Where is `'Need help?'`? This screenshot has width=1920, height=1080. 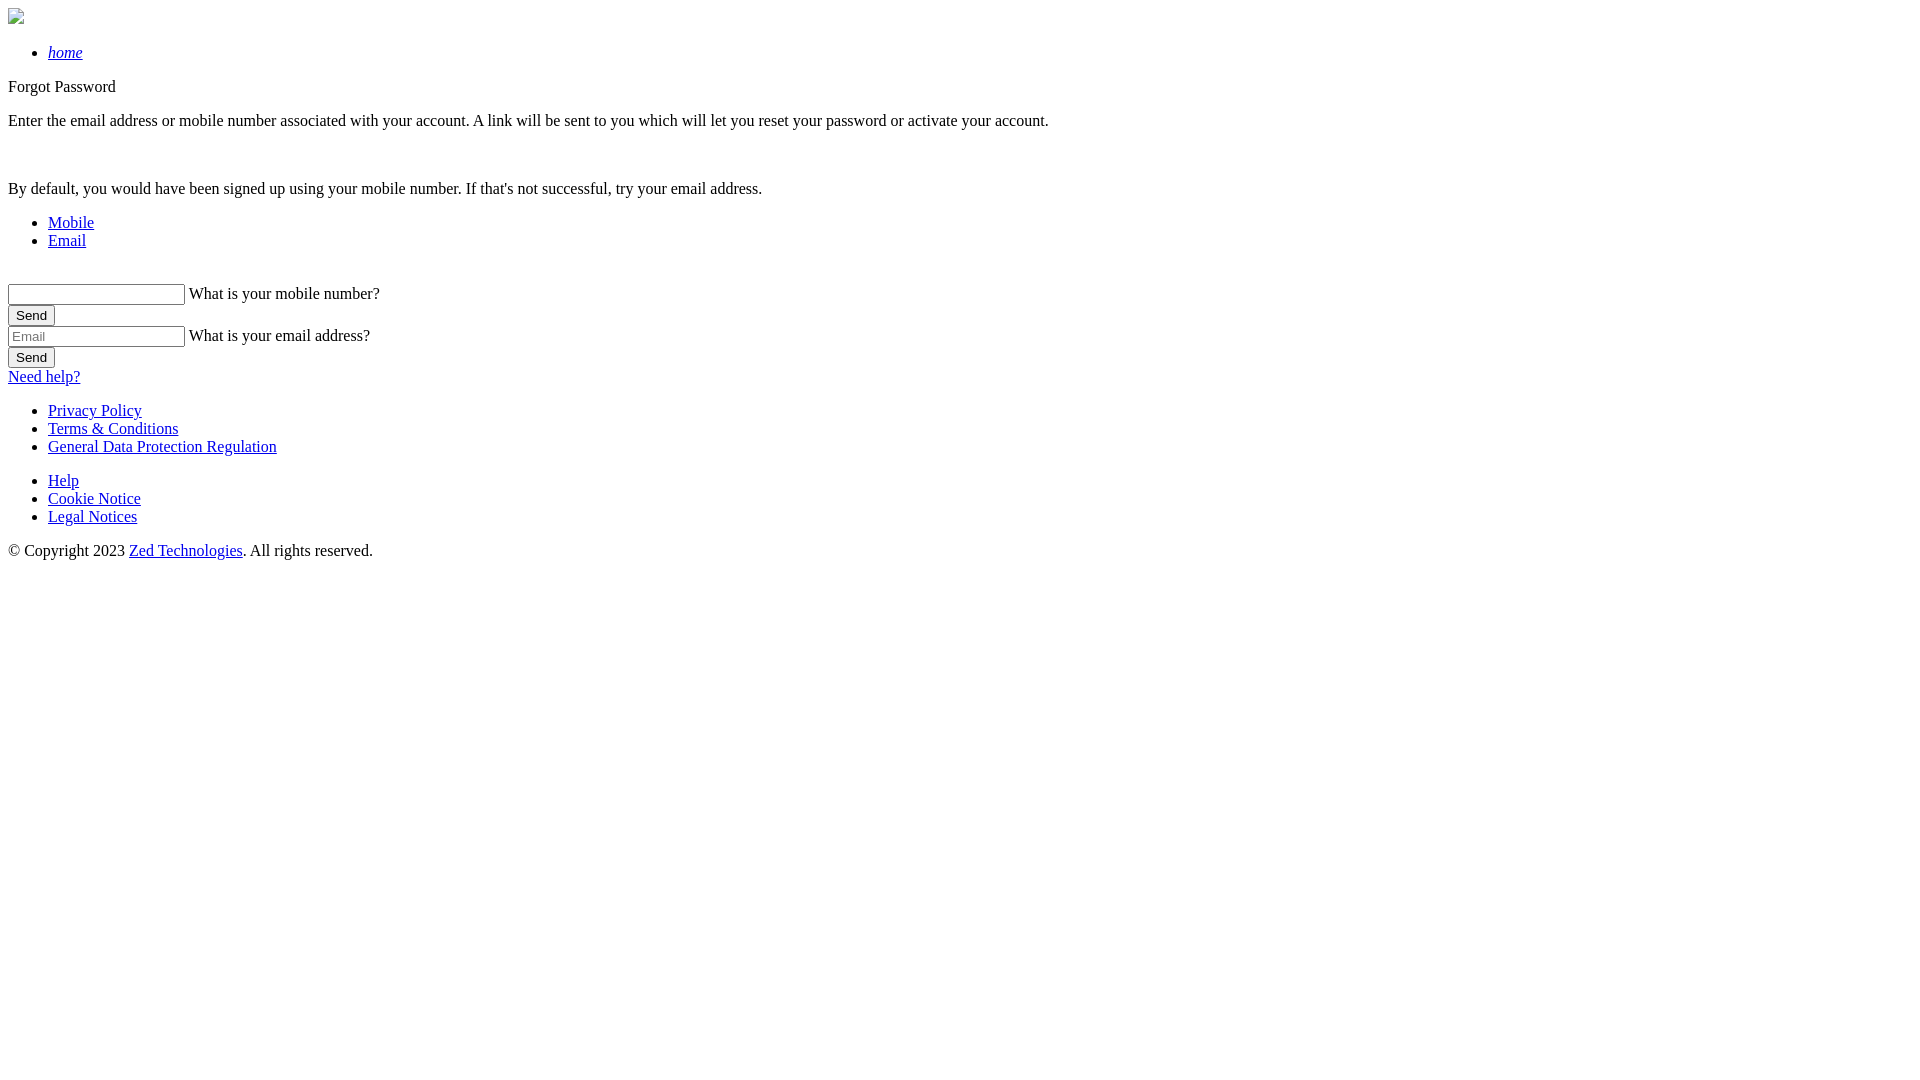 'Need help?' is located at coordinates (43, 376).